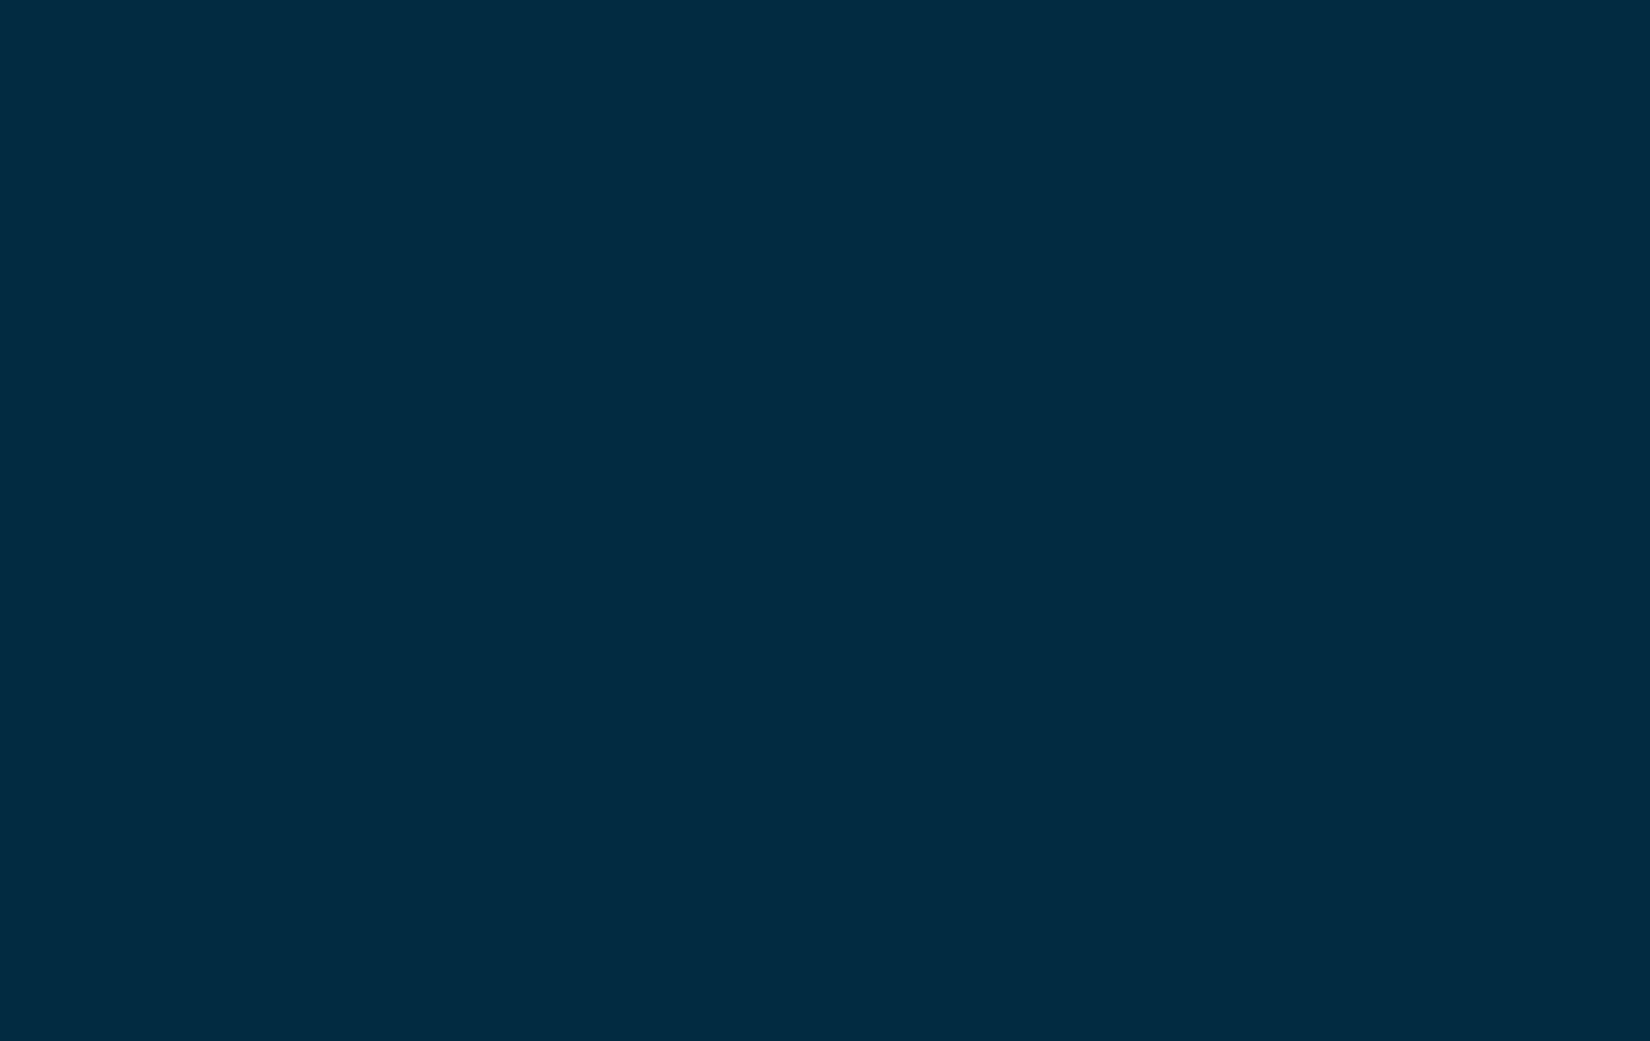 The width and height of the screenshot is (1650, 1041). I want to click on 'Overview', so click(825, 128).